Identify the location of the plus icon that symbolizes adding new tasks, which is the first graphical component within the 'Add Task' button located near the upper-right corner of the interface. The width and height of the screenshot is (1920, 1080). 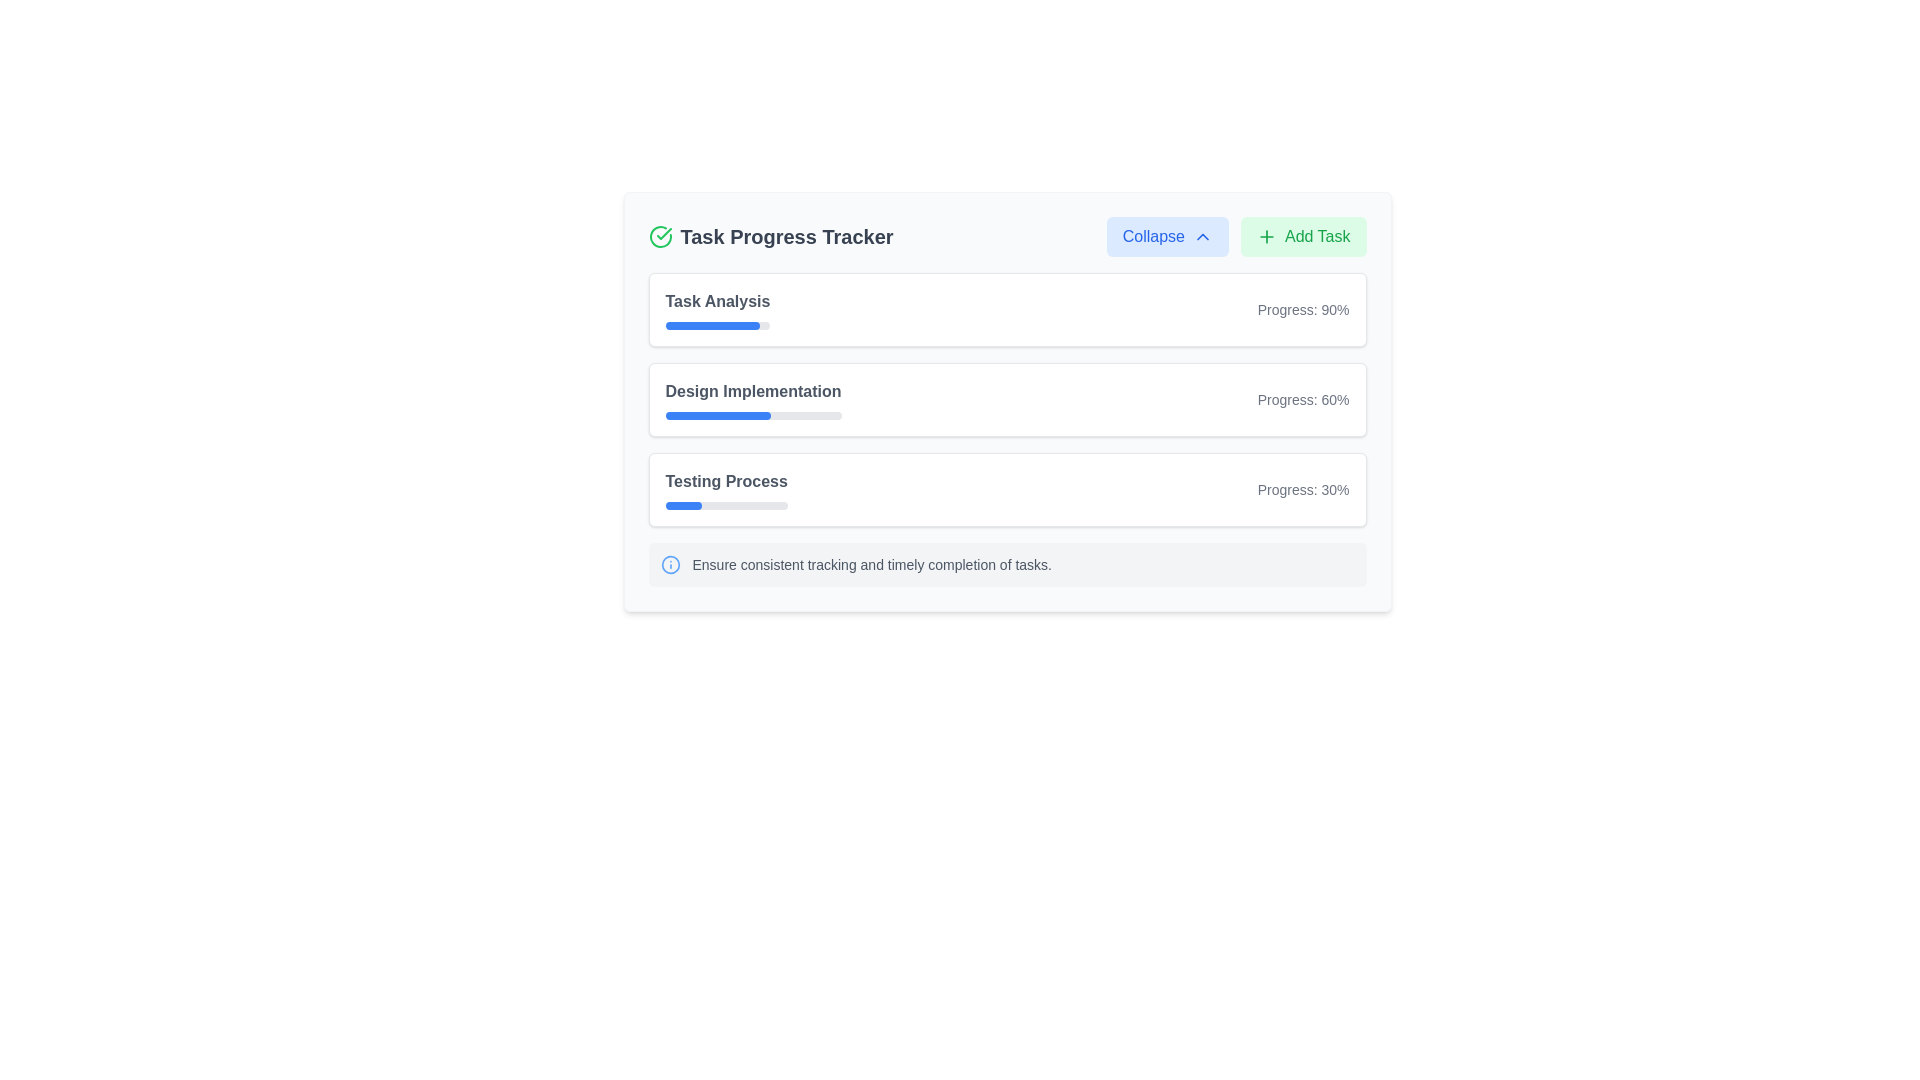
(1266, 235).